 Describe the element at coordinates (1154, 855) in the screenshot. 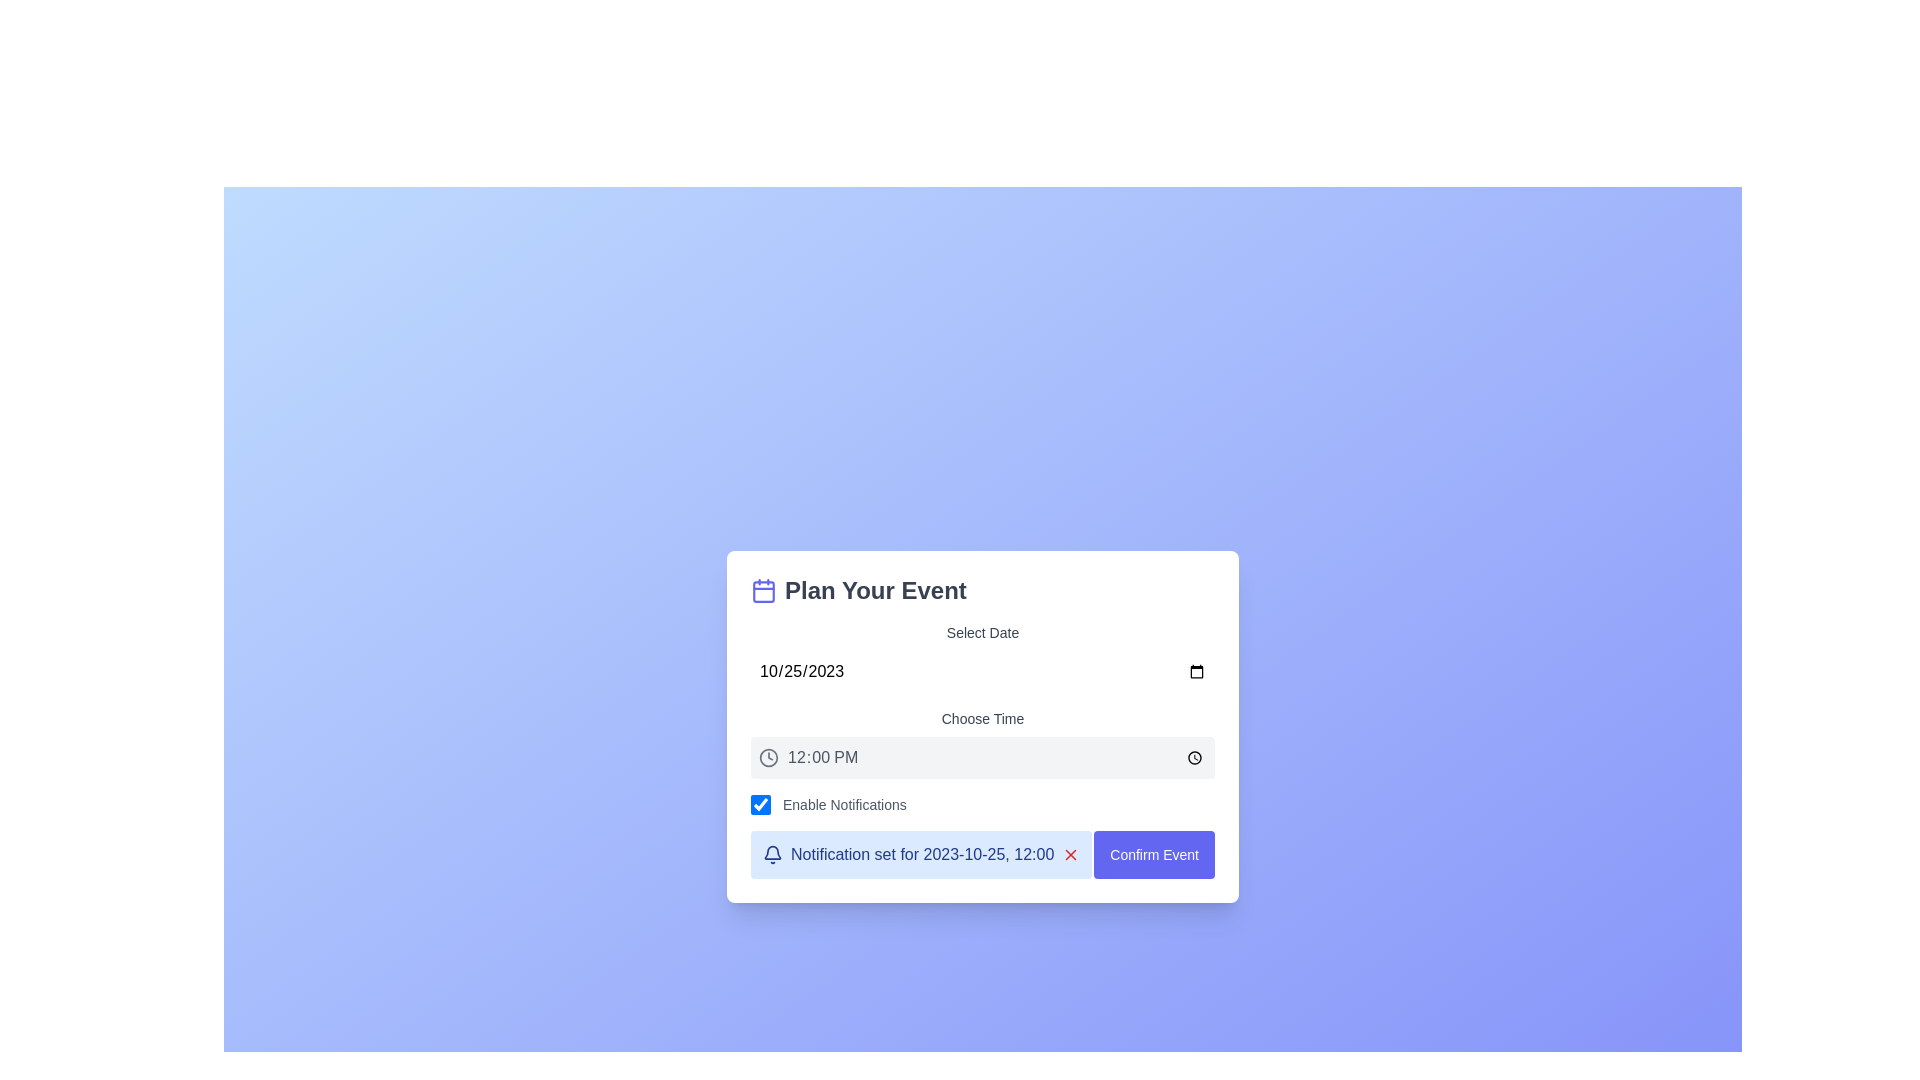

I see `the confirmation button located in the bottom-right corner of the notification setup interface, adjacent to the notification description` at that location.